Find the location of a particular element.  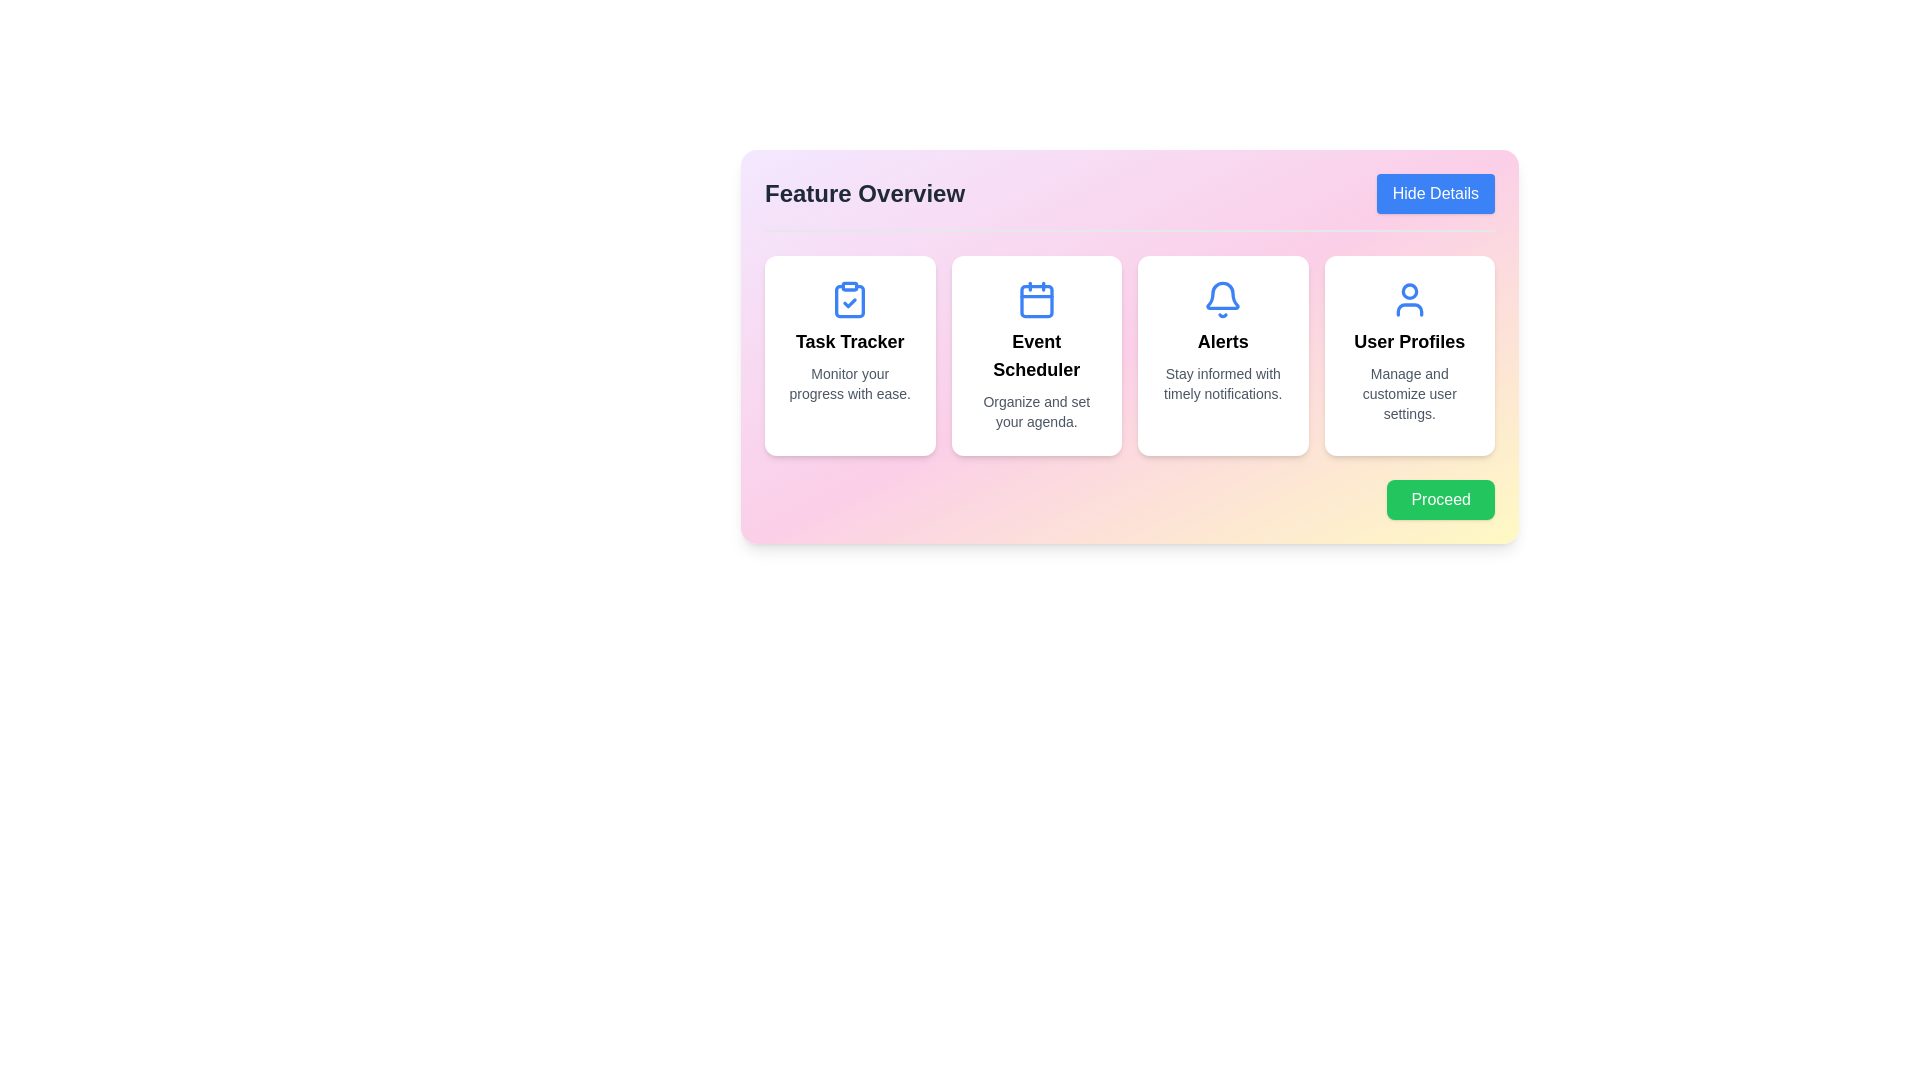

the individual feature section in the grid layout located near the center of the overall layout, below the 'Feature Overview' header and above the green 'Proceed' button is located at coordinates (1129, 354).